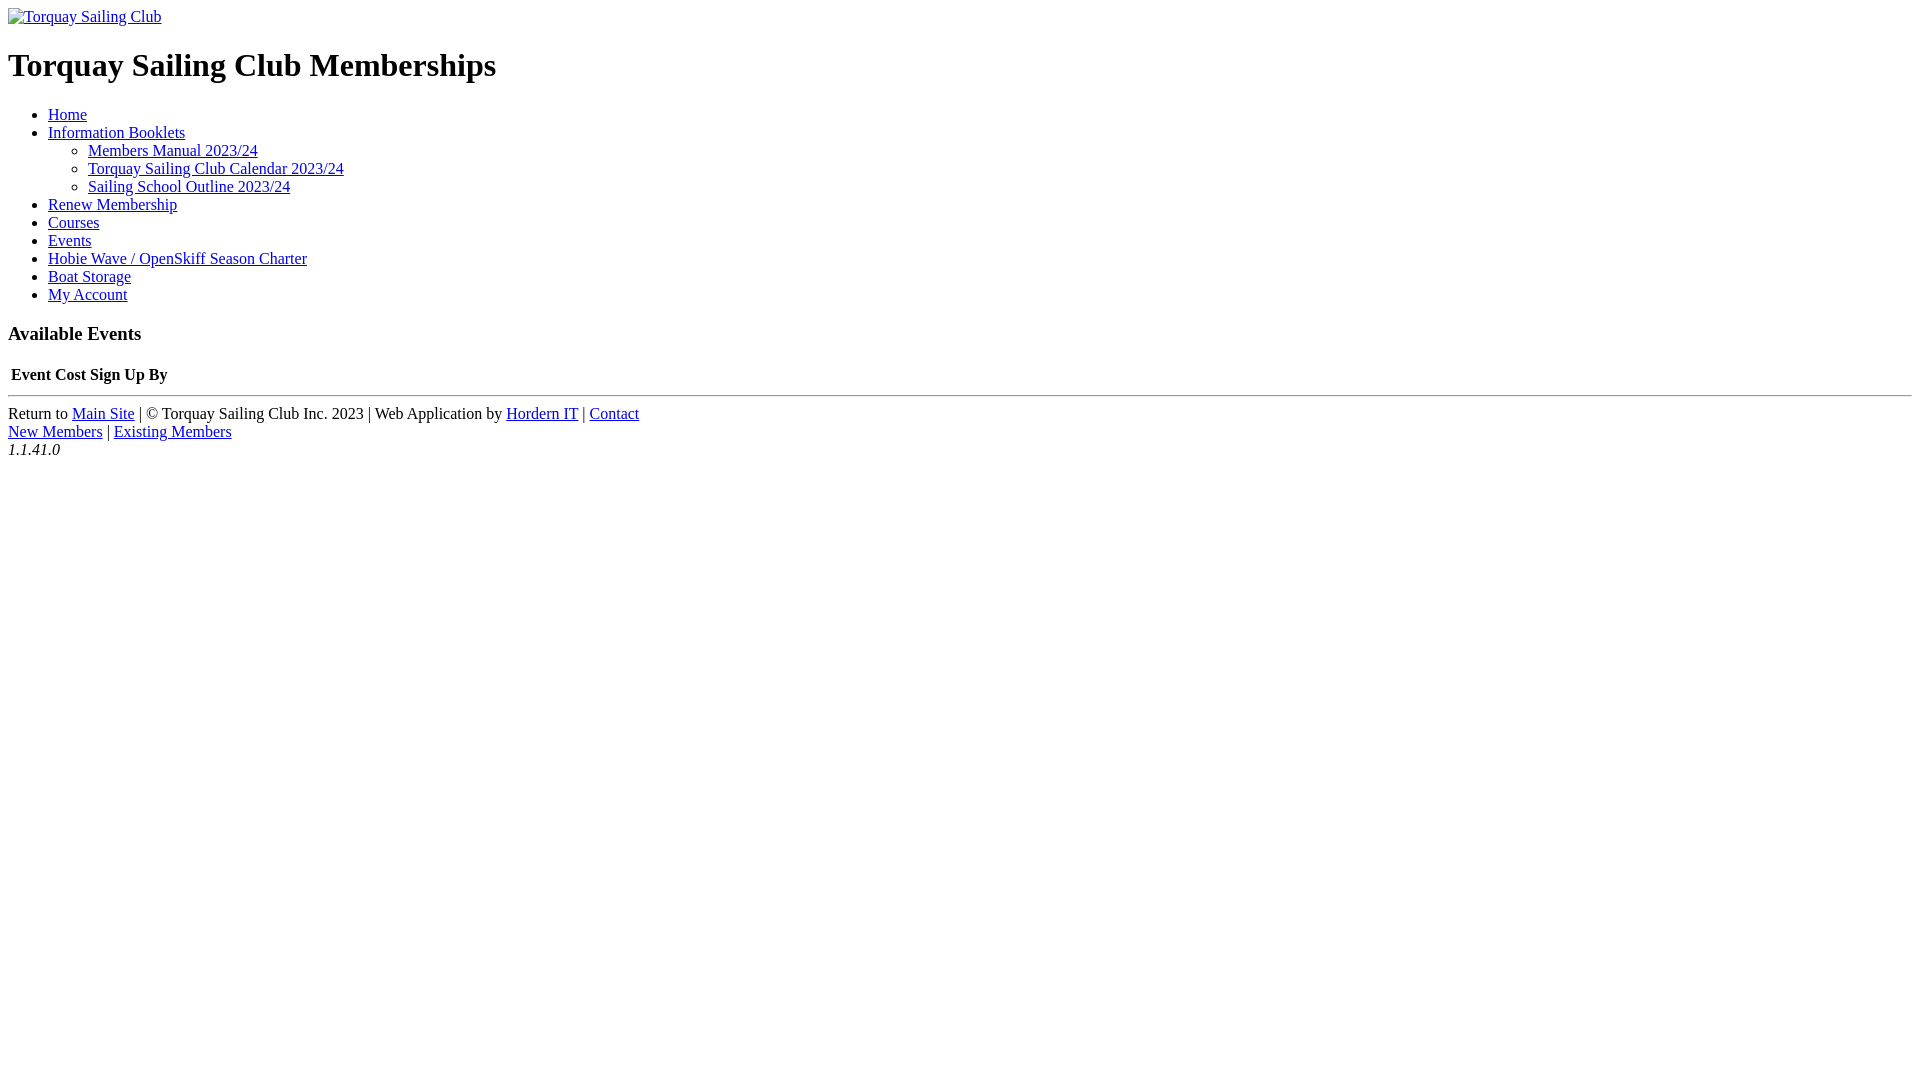  I want to click on 'Sailing School Outline 2023/24', so click(188, 186).